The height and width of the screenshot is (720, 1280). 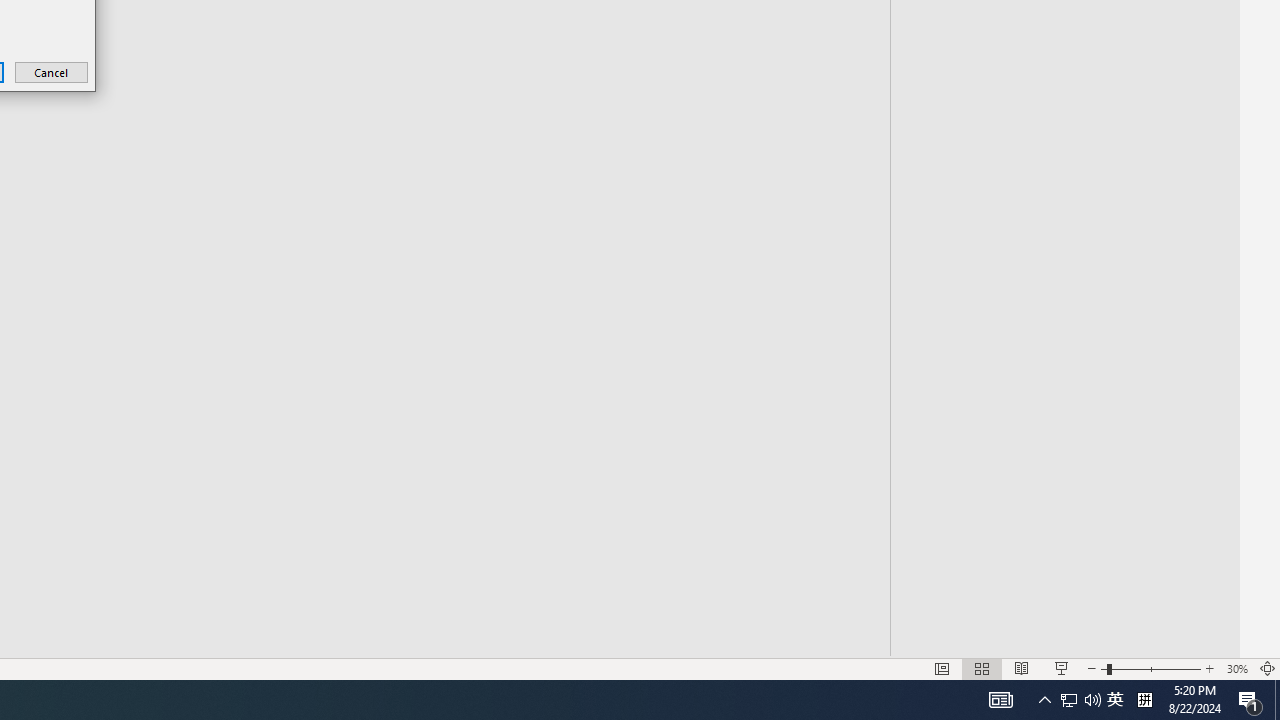 I want to click on 'Zoom 30%', so click(x=1236, y=669).